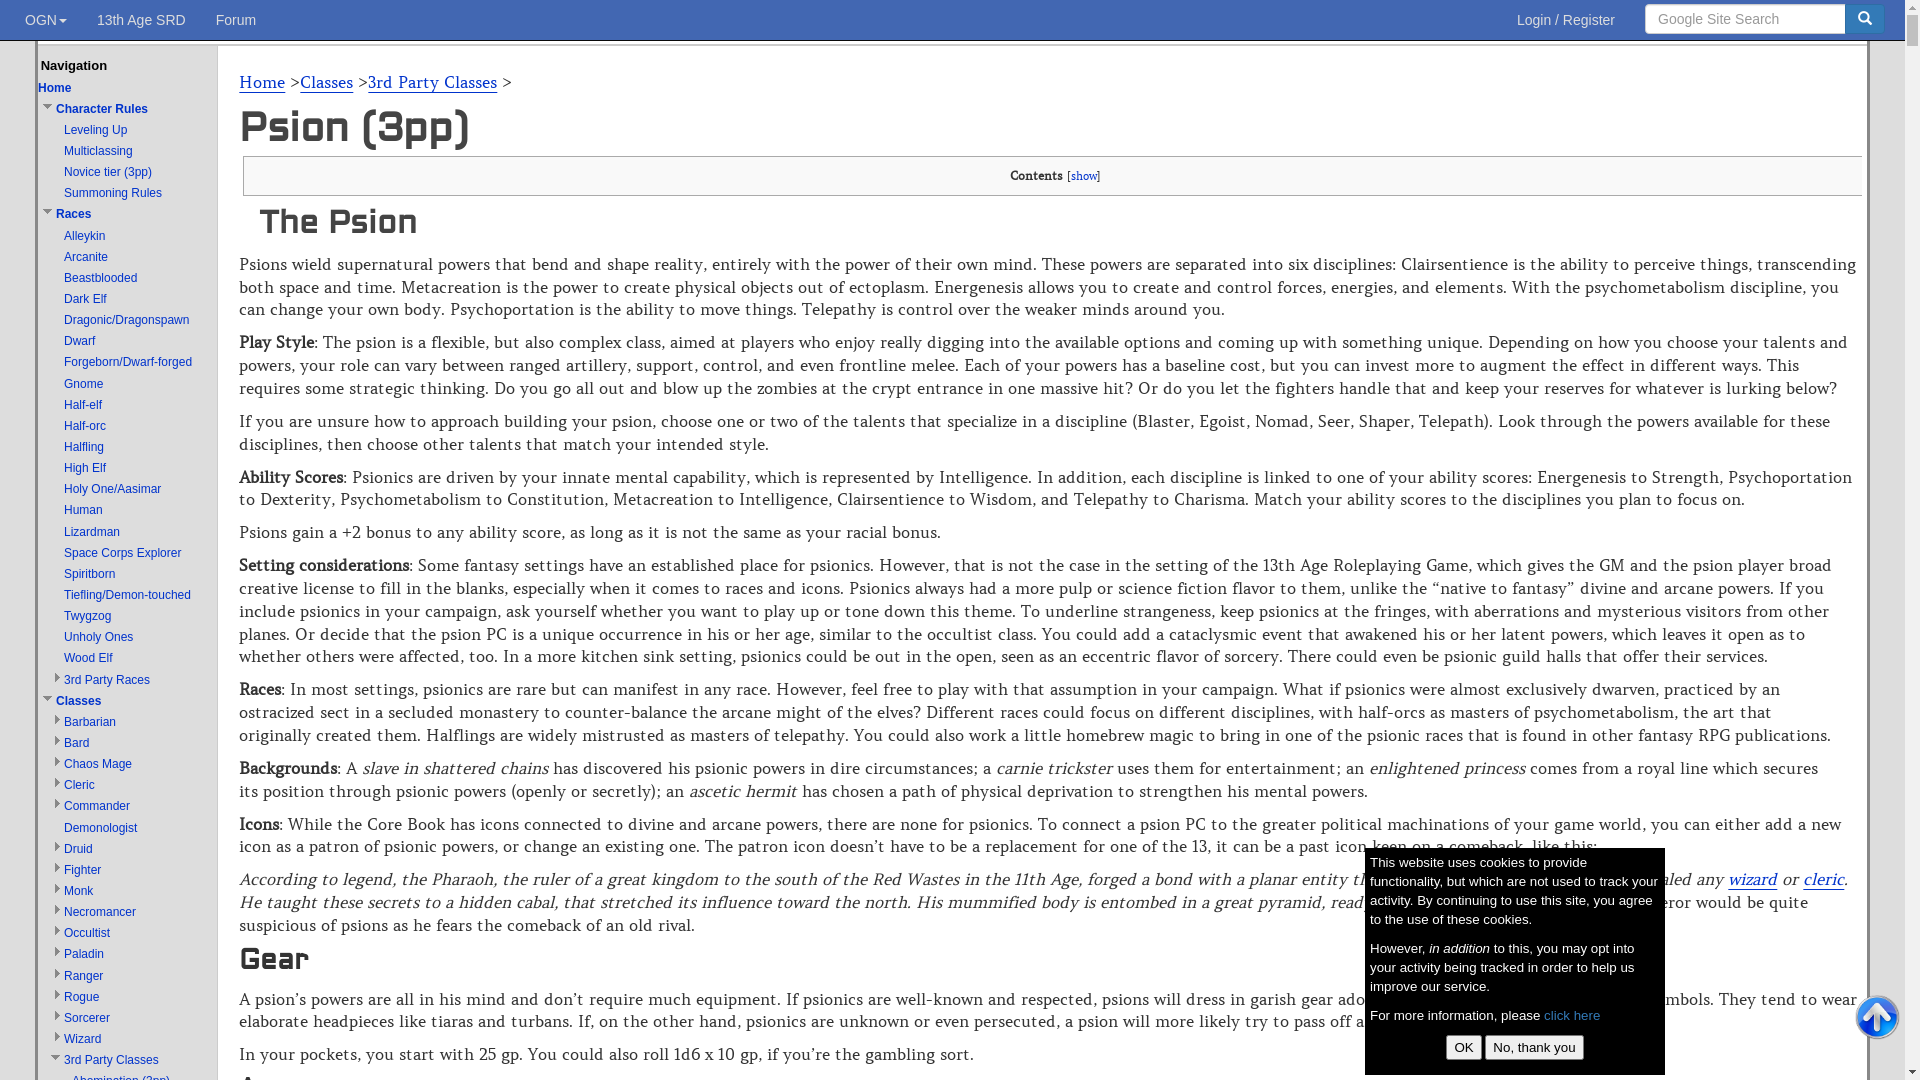 This screenshot has width=1920, height=1080. I want to click on 'Multiclassing', so click(63, 149).